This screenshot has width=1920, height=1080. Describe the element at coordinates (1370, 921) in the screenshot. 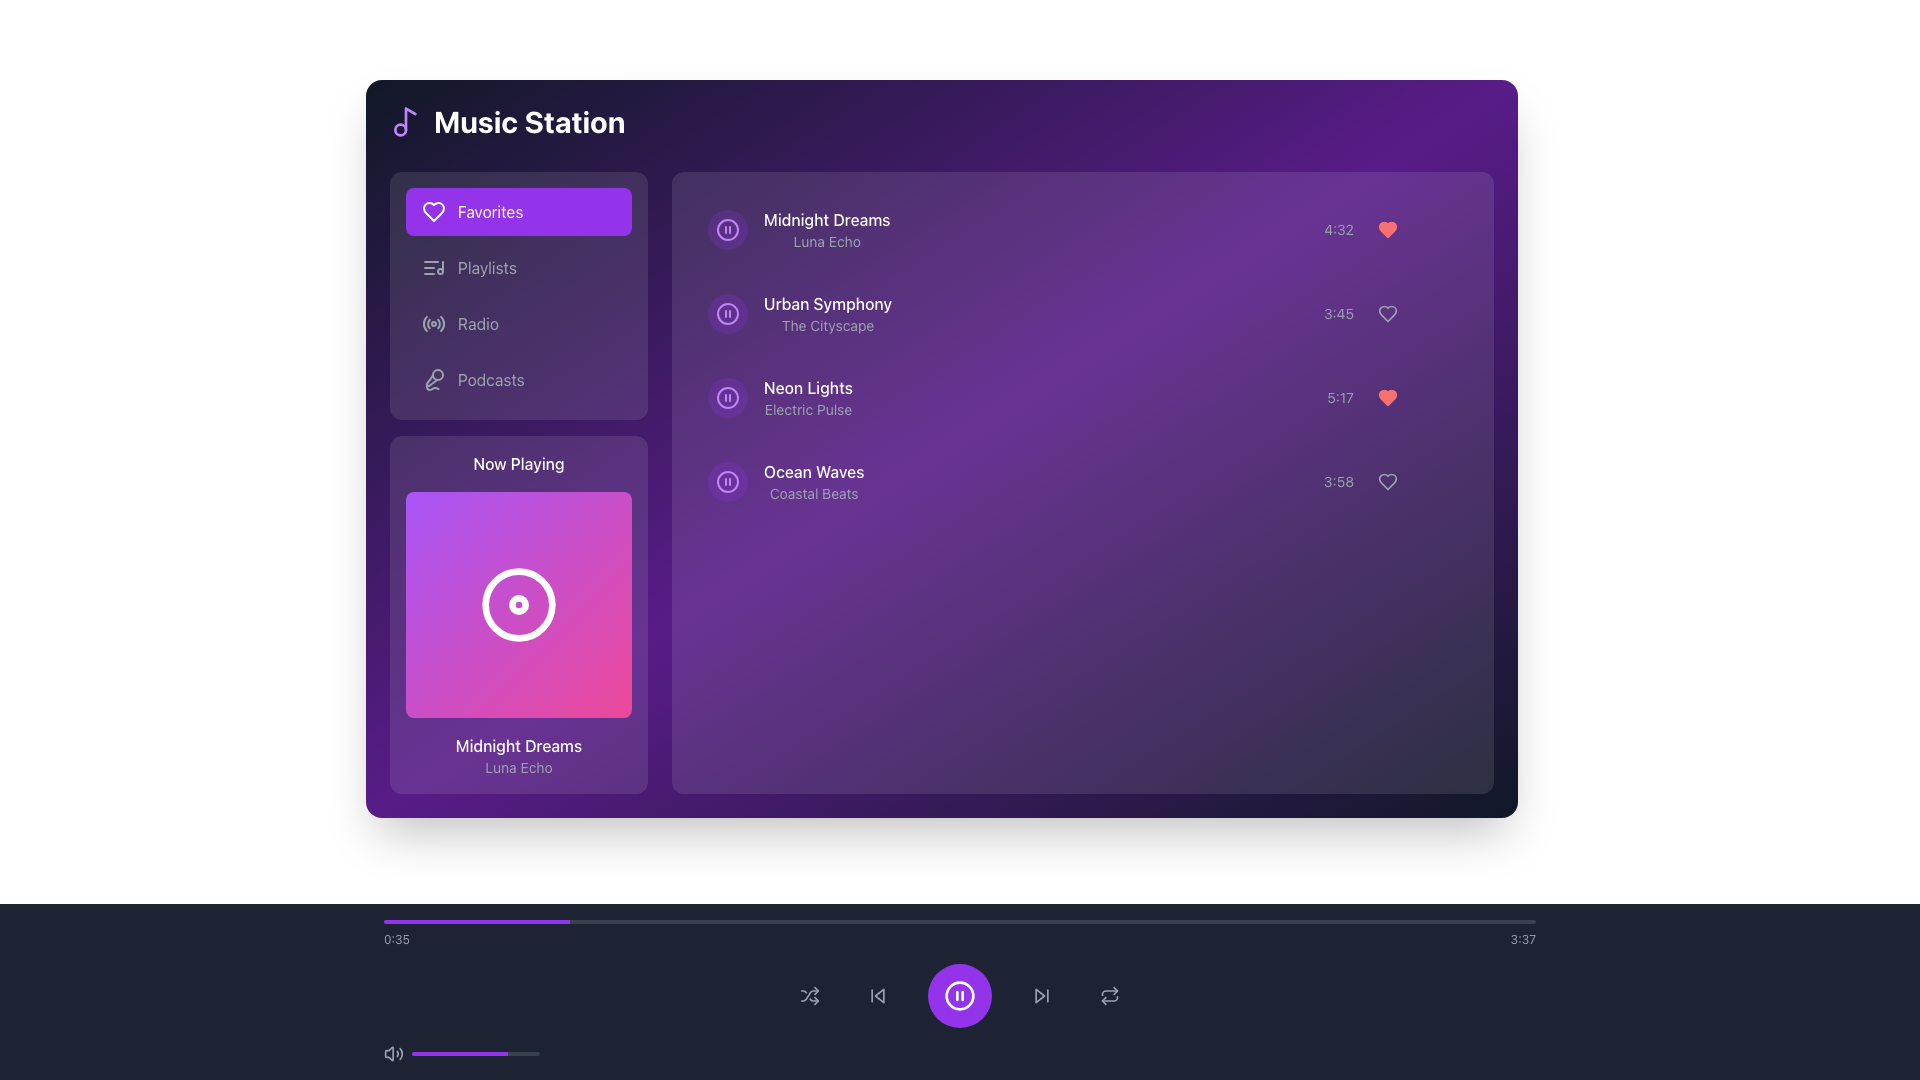

I see `playback position` at that location.